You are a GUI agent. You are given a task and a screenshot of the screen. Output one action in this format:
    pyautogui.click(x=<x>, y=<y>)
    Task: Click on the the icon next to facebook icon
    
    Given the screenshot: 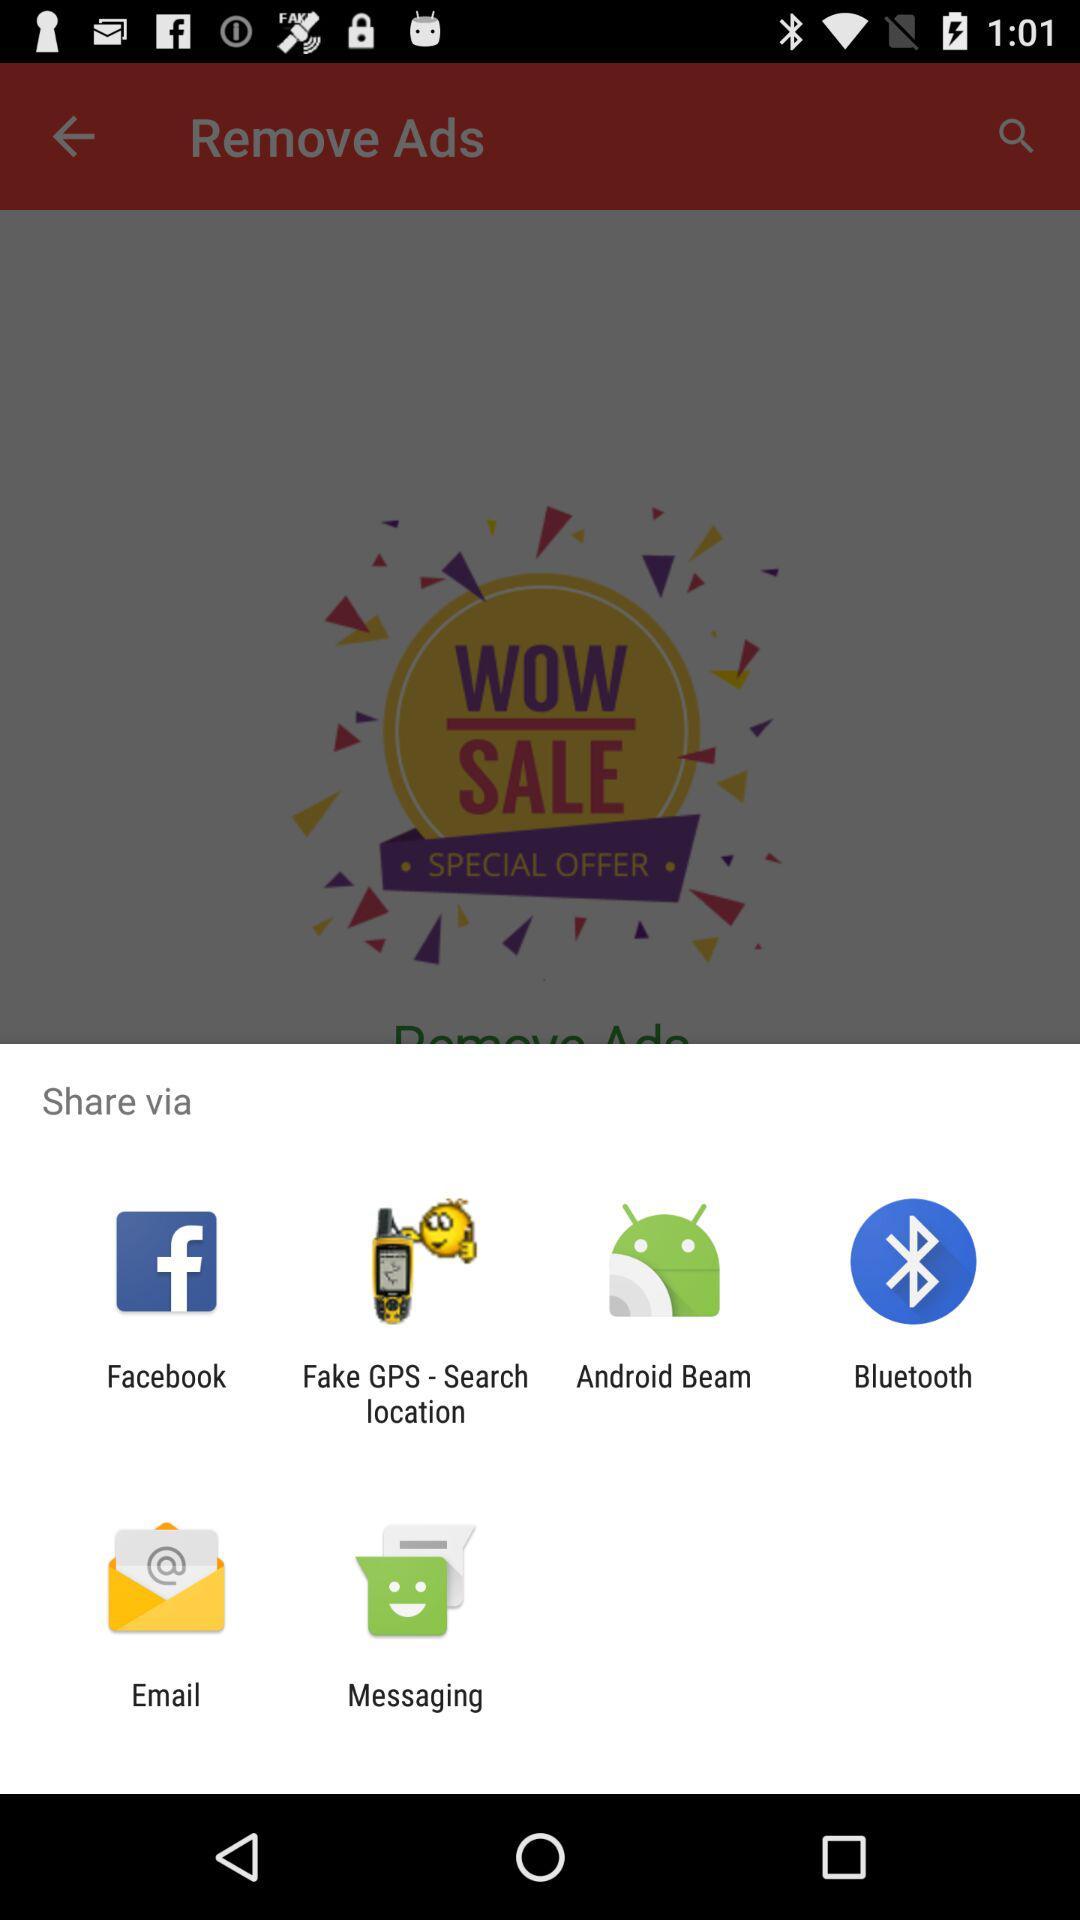 What is the action you would take?
    pyautogui.click(x=414, y=1392)
    